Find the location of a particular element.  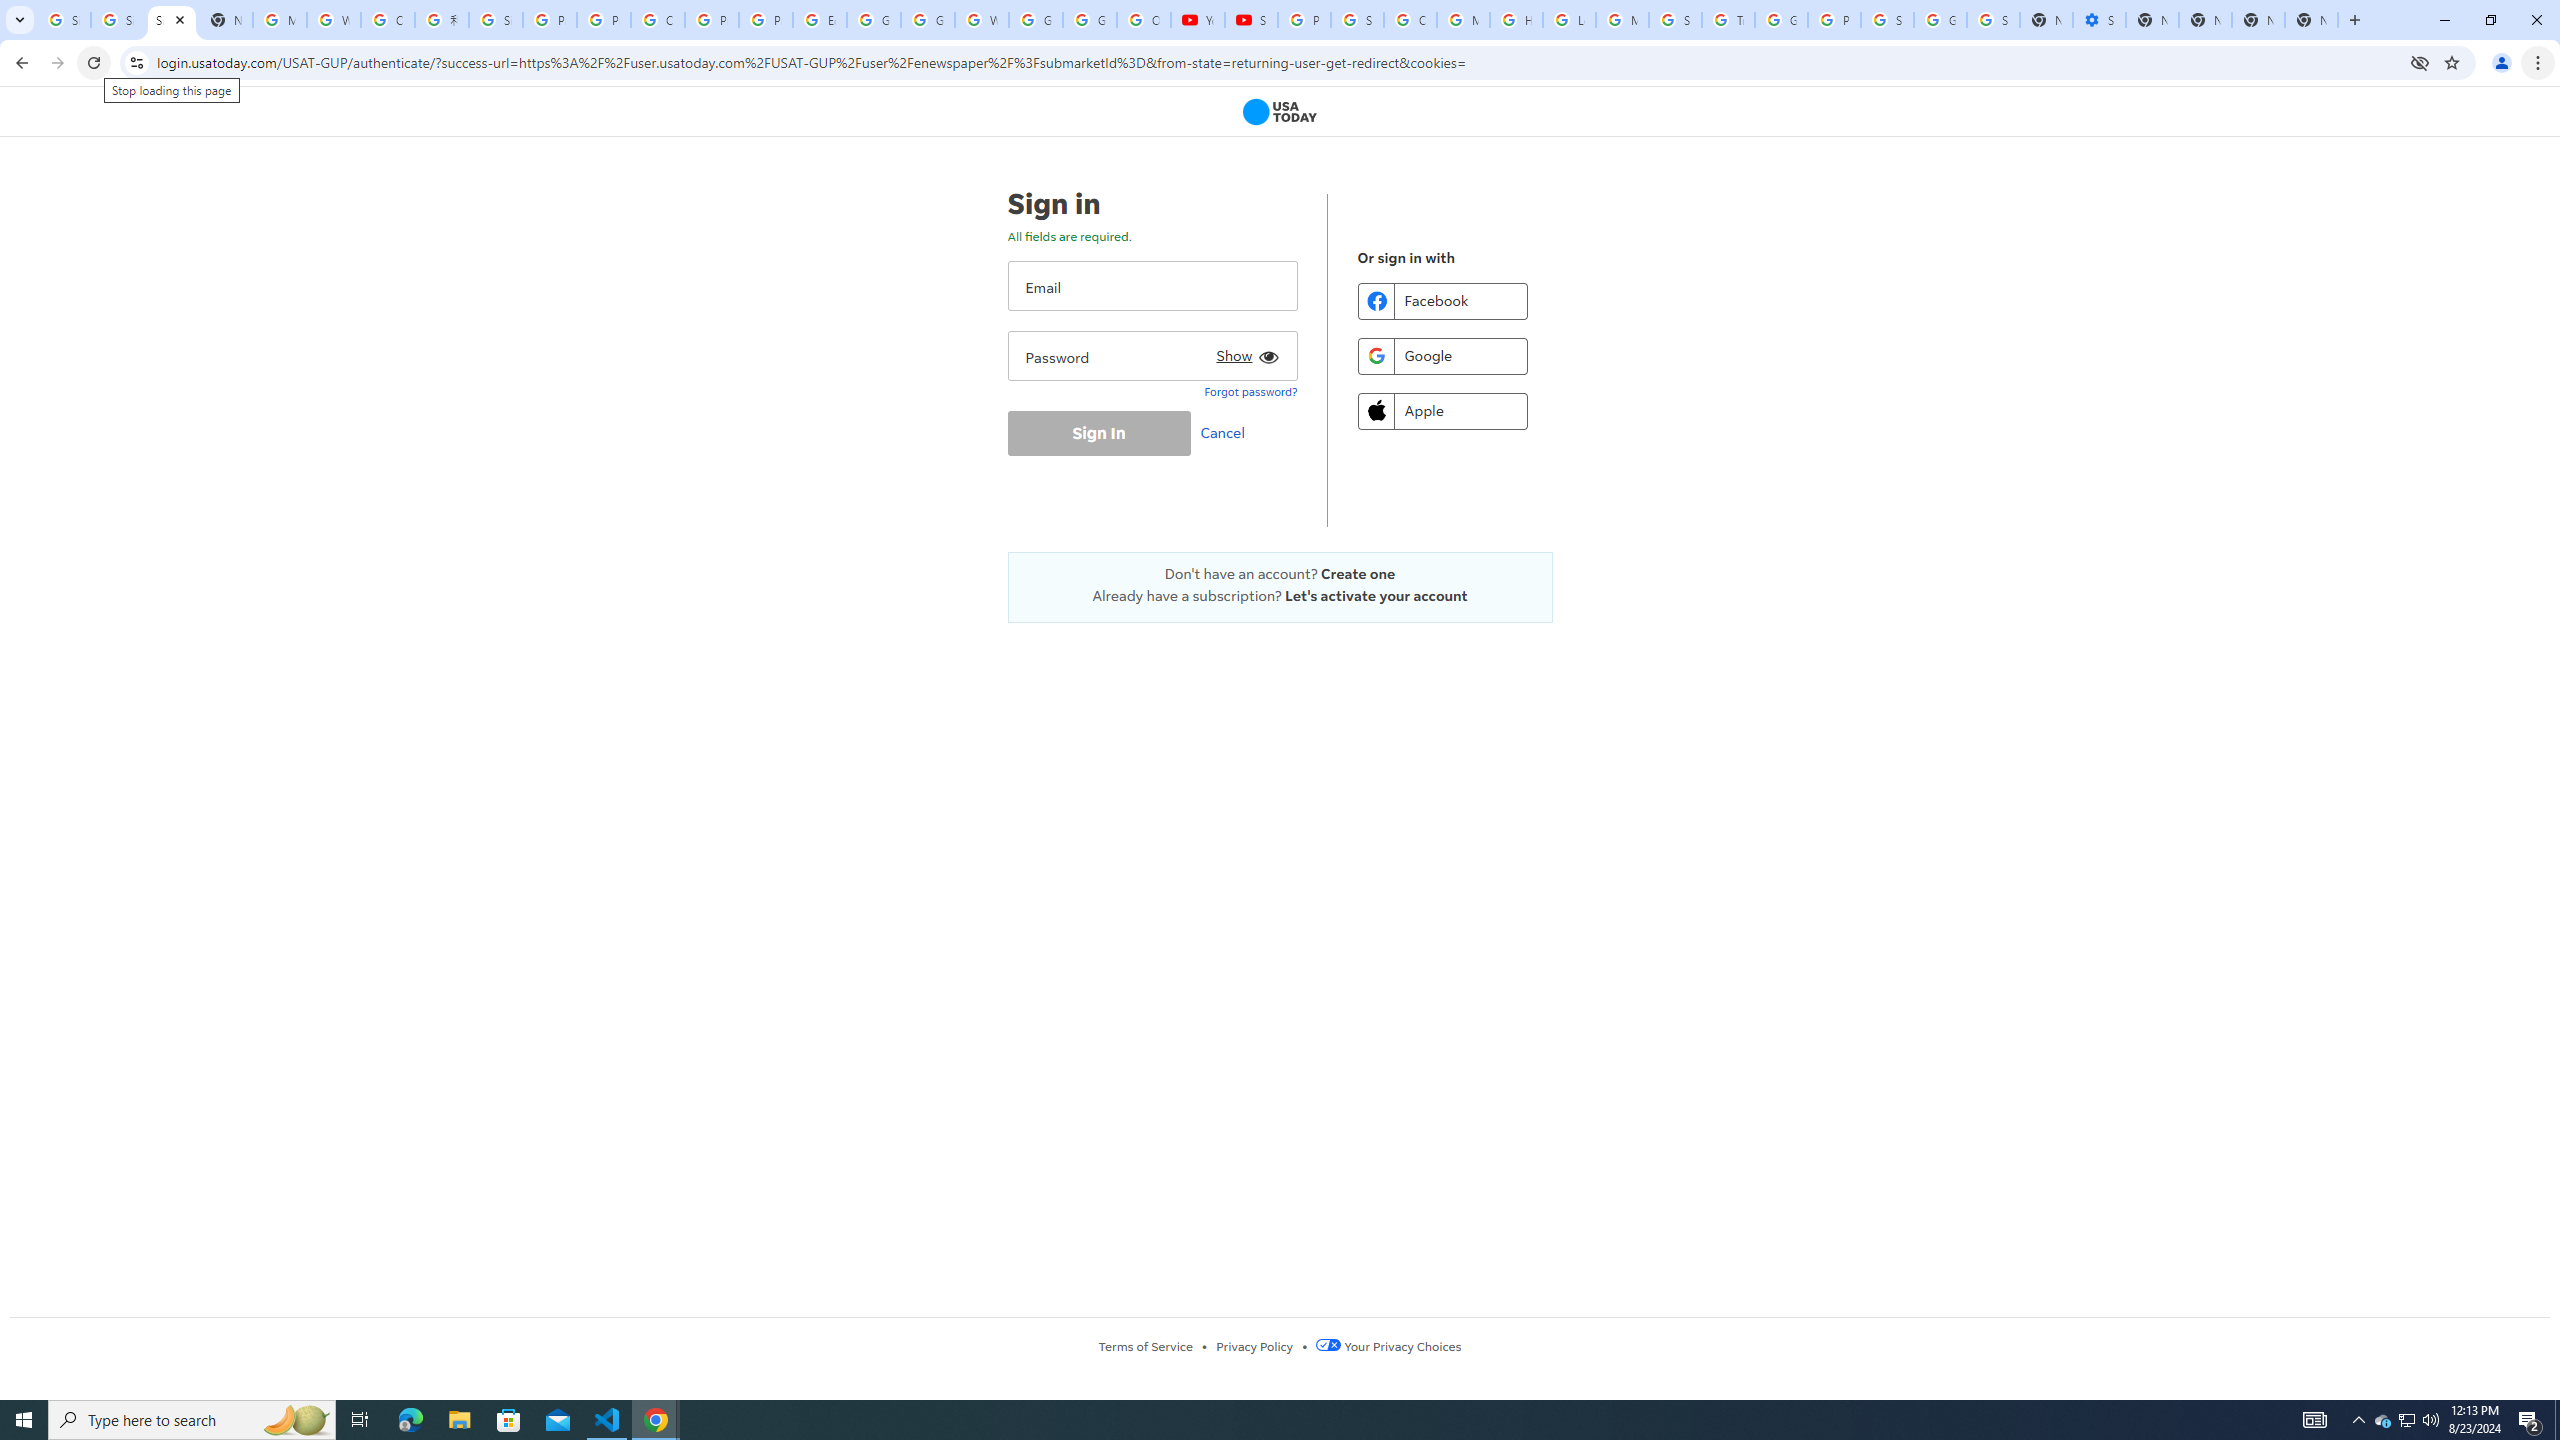

'Cancel' is located at coordinates (1227, 432).